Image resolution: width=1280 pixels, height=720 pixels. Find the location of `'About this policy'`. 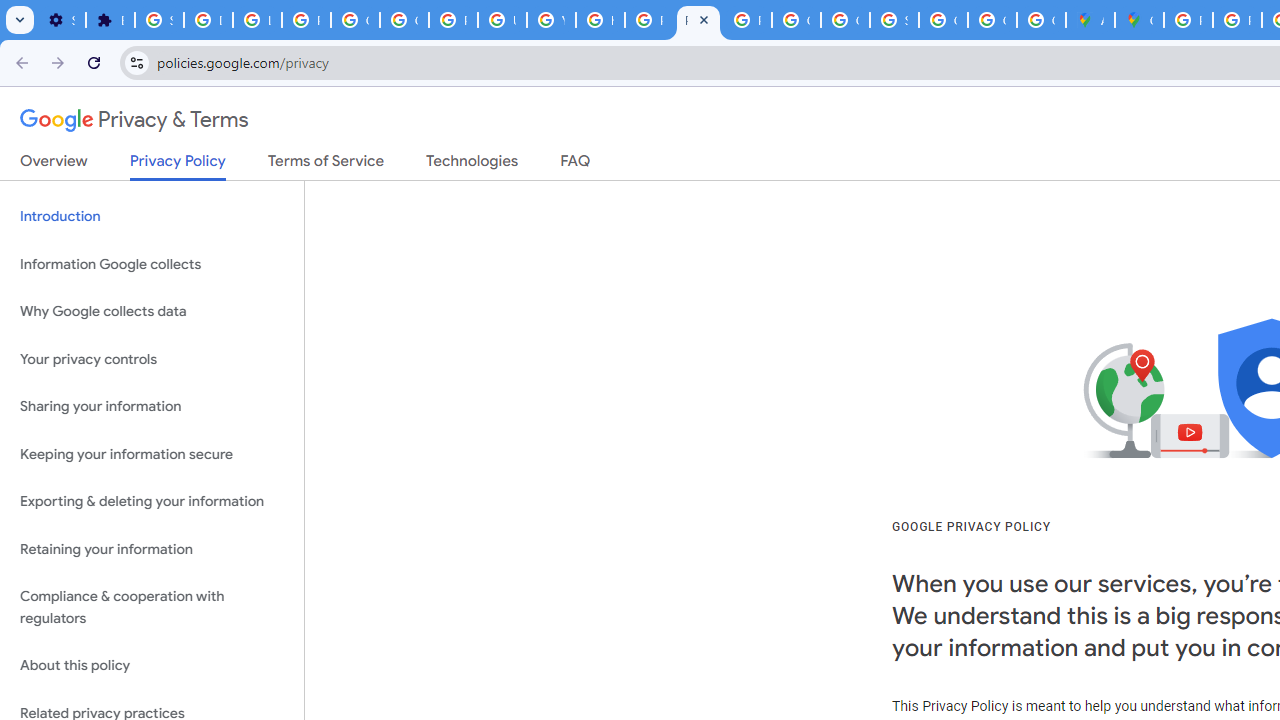

'About this policy' is located at coordinates (151, 666).